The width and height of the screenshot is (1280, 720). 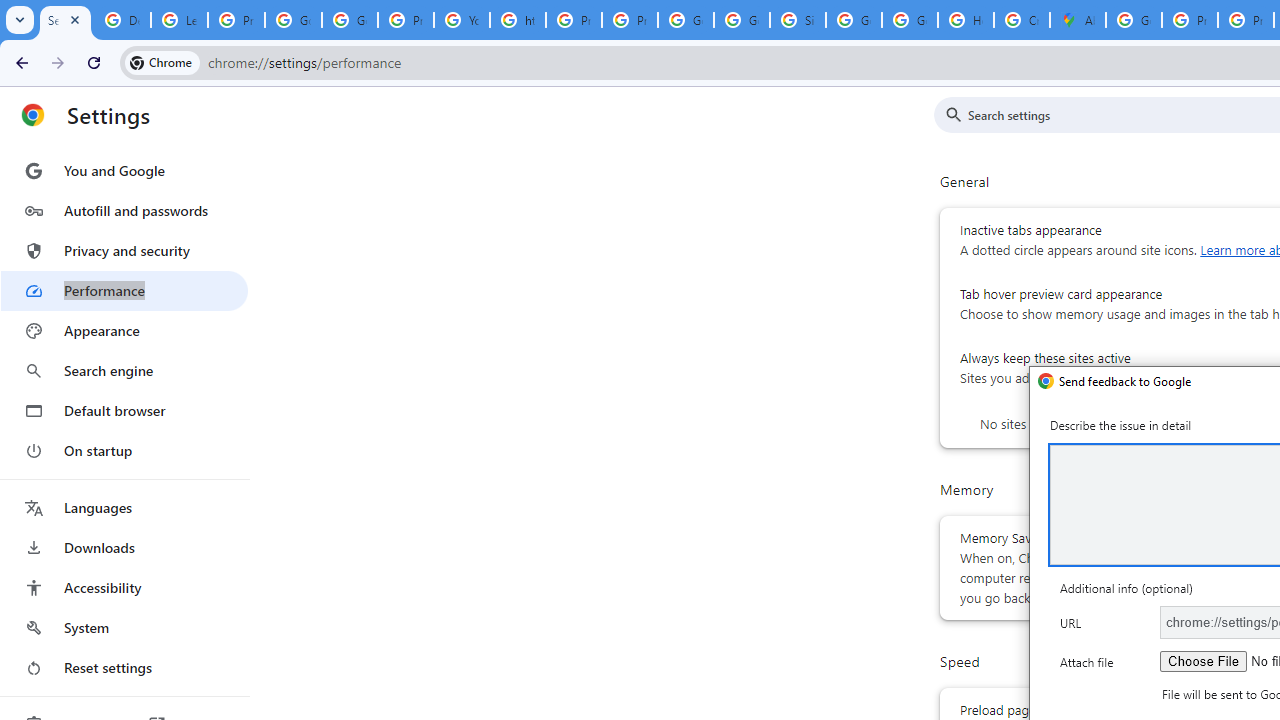 What do you see at coordinates (65, 20) in the screenshot?
I see `'Settings - Performance'` at bounding box center [65, 20].